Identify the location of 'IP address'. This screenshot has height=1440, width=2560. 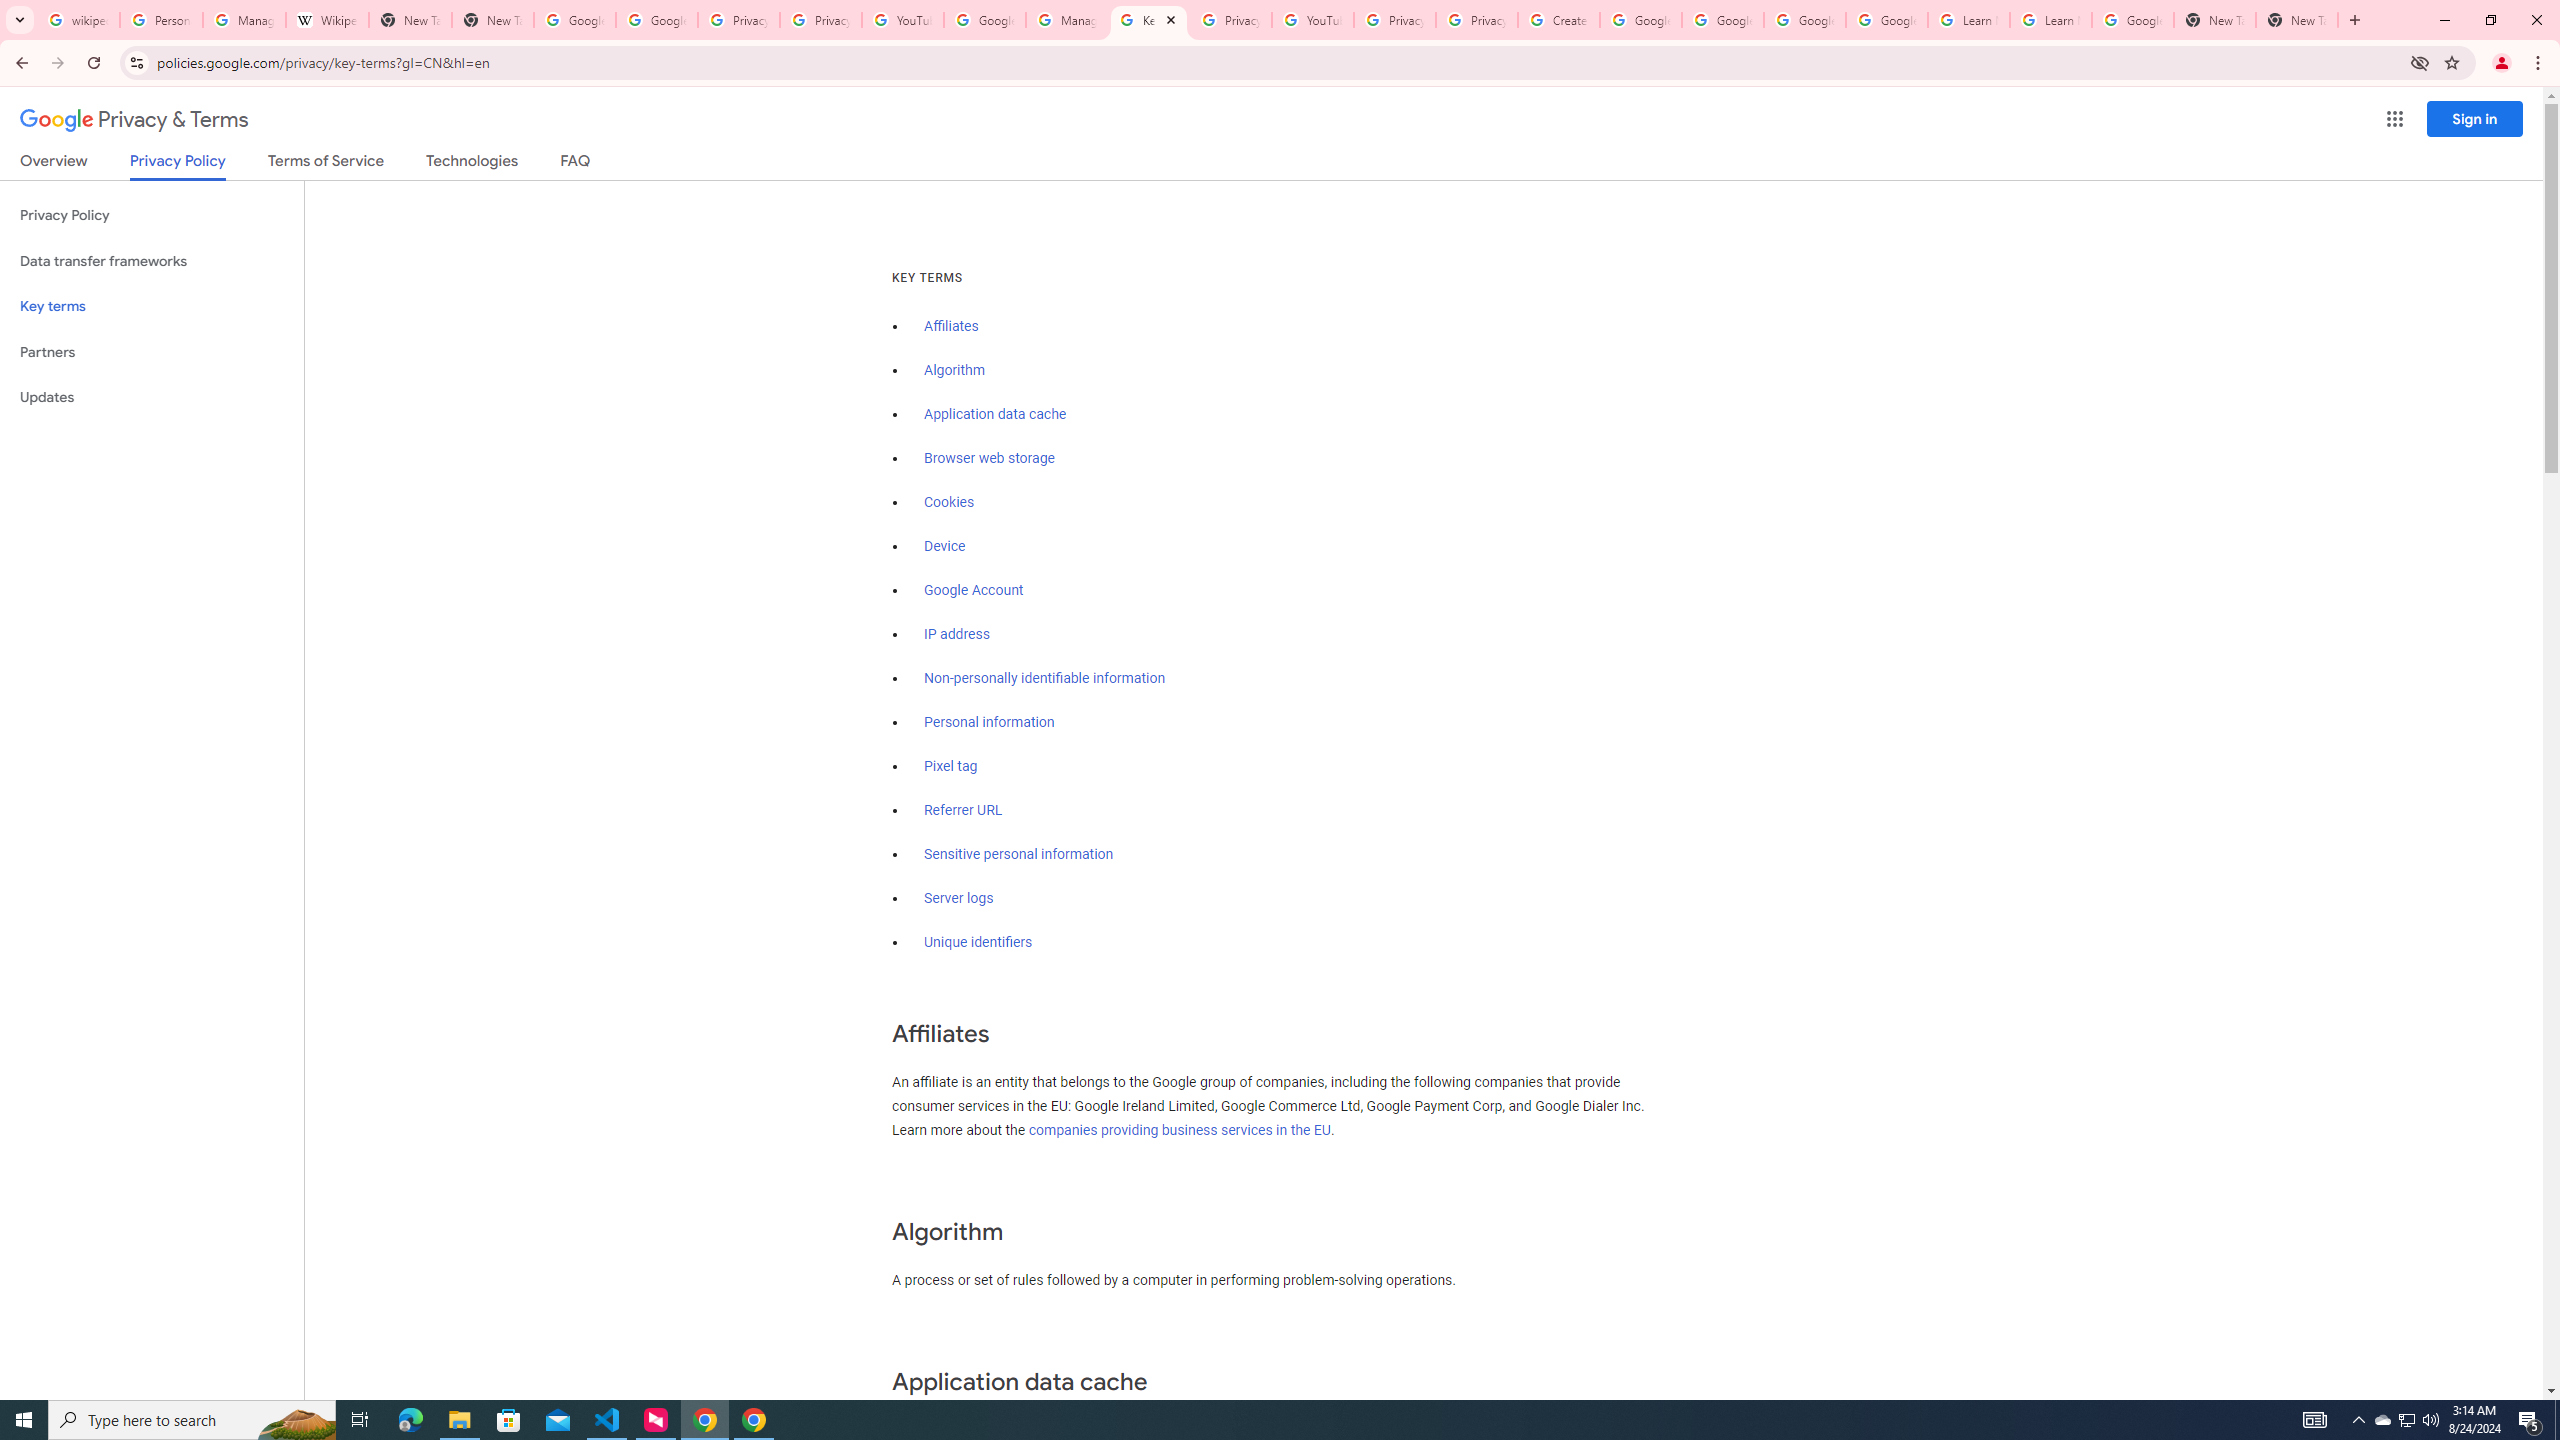
(957, 635).